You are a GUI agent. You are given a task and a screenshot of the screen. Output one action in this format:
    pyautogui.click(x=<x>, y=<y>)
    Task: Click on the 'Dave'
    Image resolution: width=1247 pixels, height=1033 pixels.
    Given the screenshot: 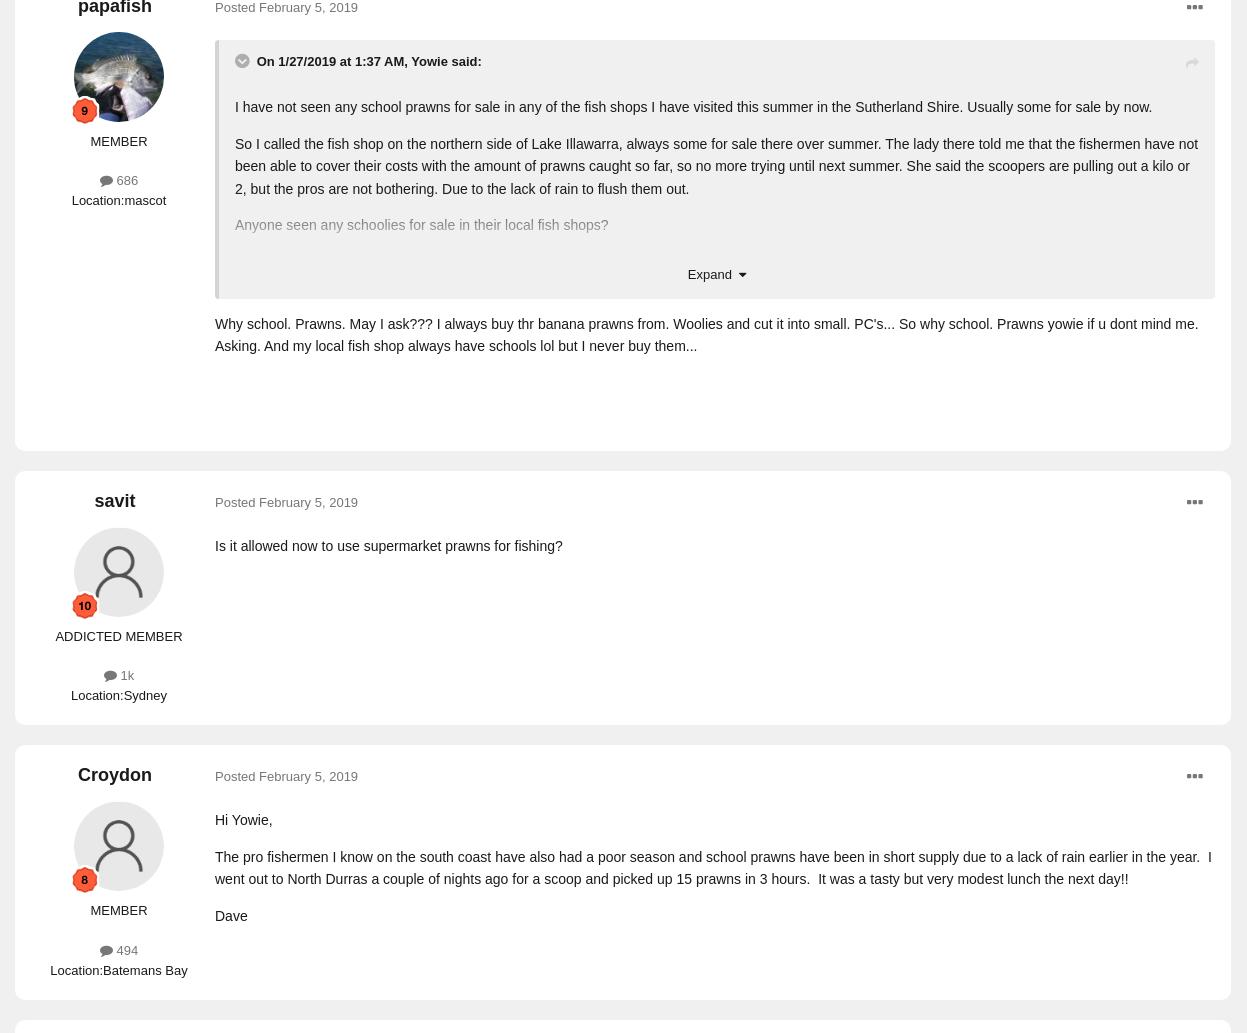 What is the action you would take?
    pyautogui.click(x=230, y=914)
    